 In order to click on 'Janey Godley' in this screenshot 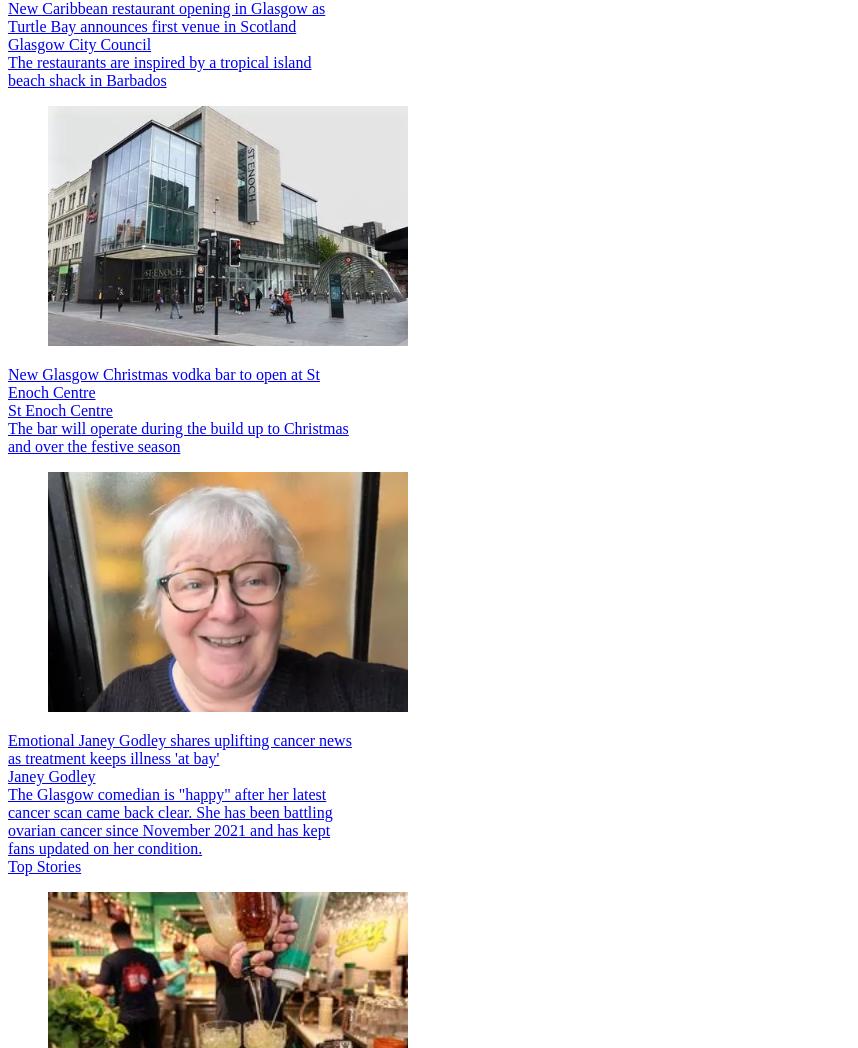, I will do `click(50, 775)`.